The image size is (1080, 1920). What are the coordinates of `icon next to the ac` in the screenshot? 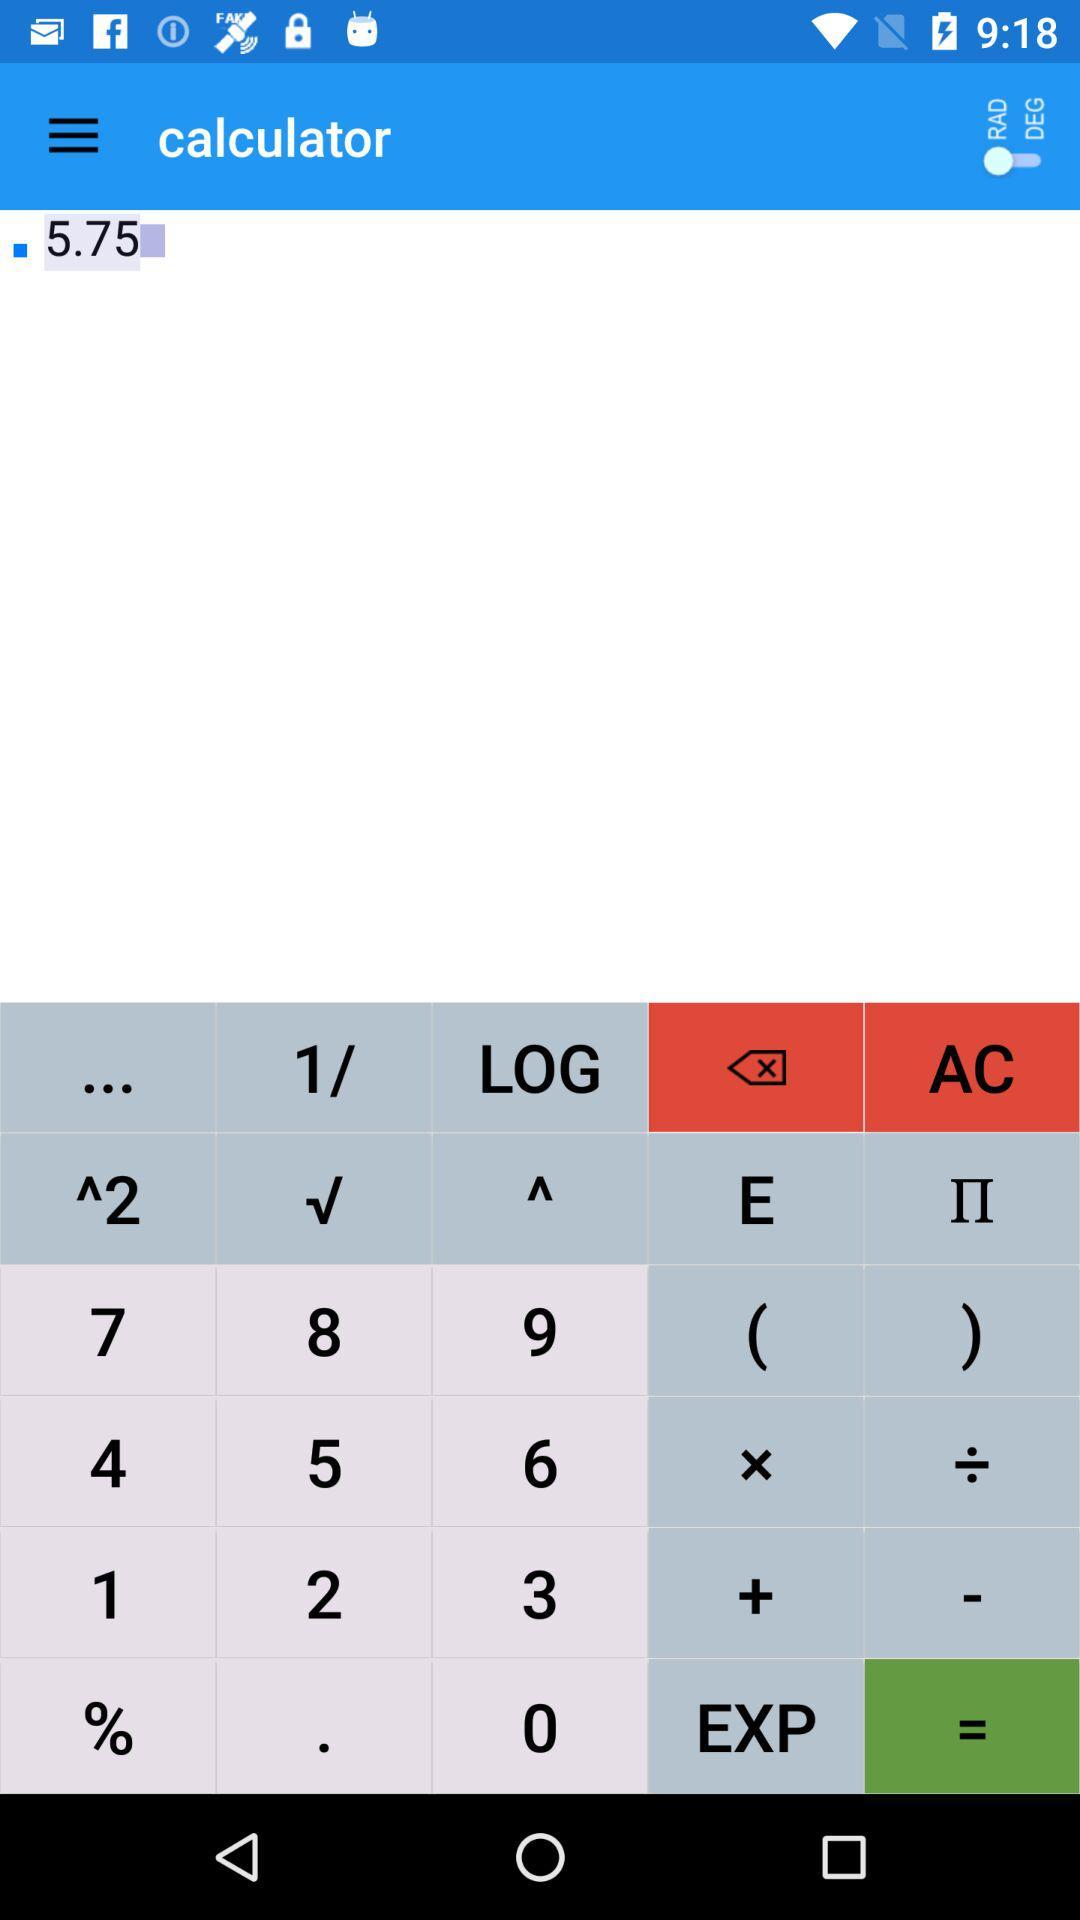 It's located at (756, 1198).